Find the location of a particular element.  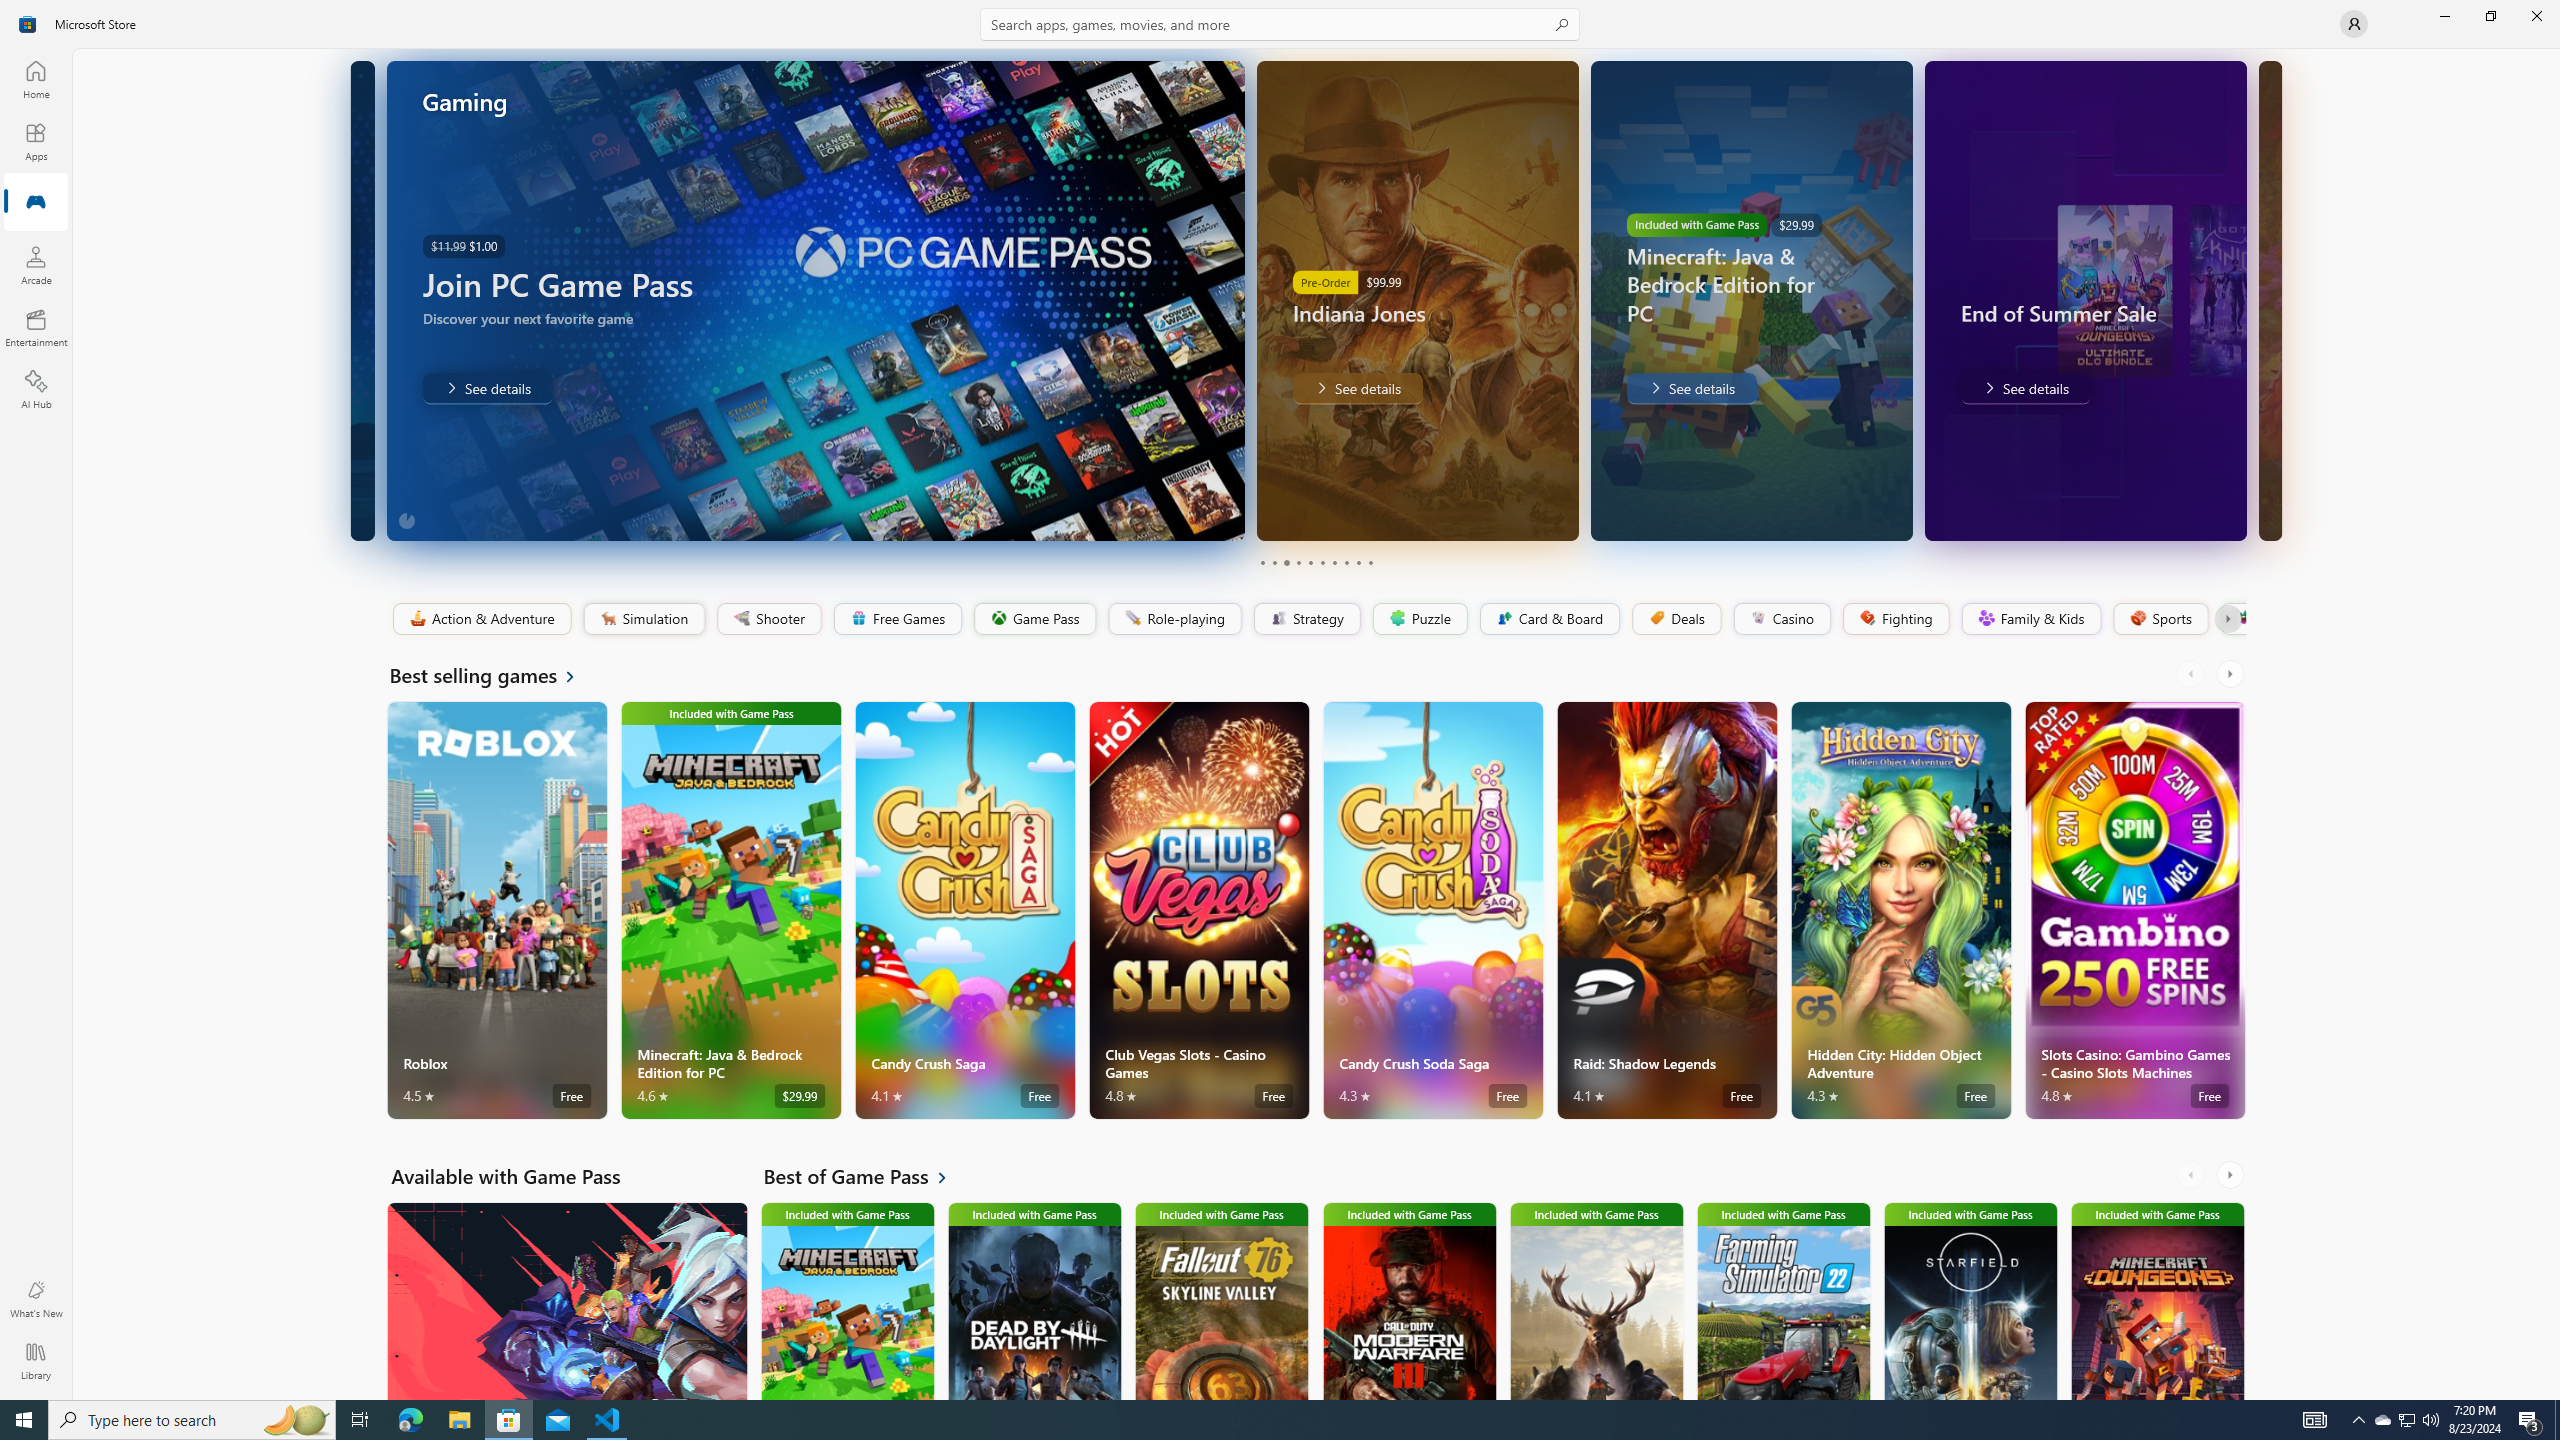

'Pager' is located at coordinates (1316, 562).